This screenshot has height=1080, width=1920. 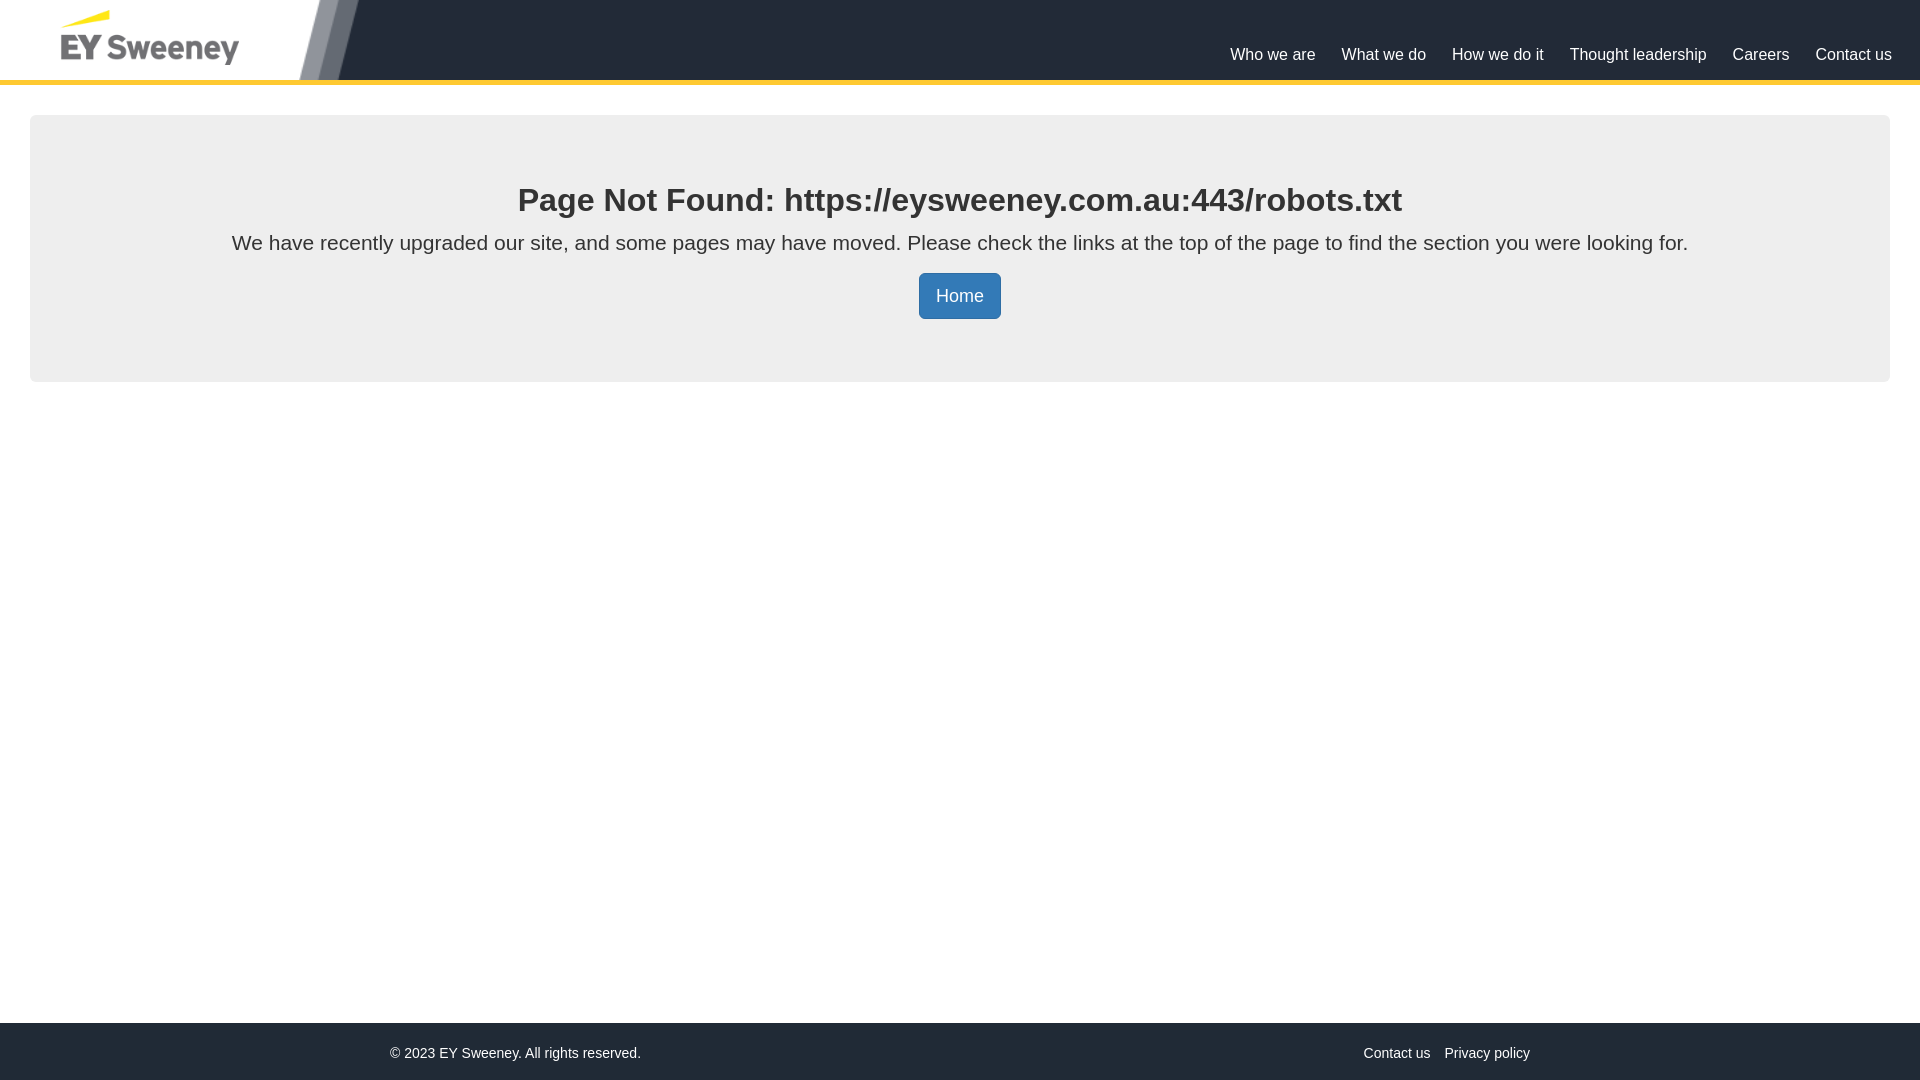 I want to click on 'Contact us', so click(x=1396, y=1052).